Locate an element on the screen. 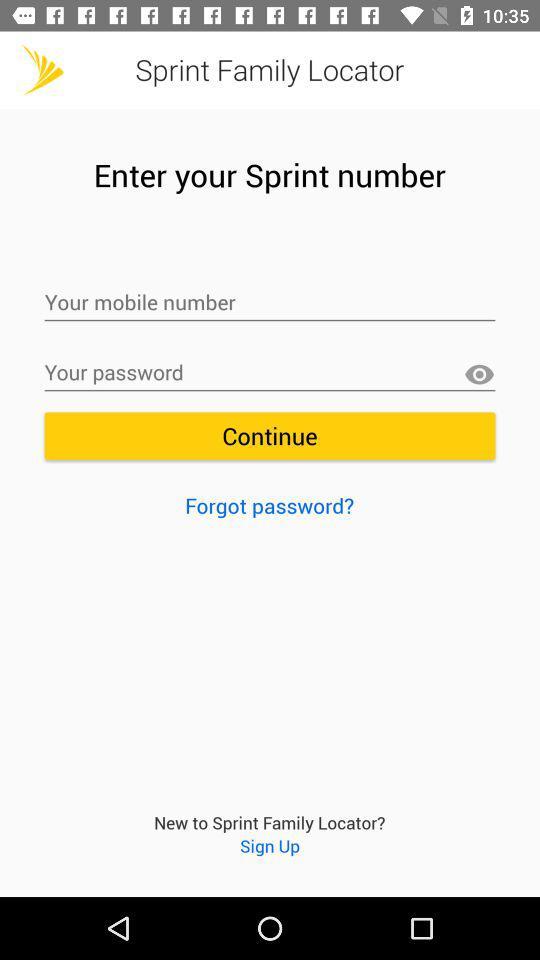 The width and height of the screenshot is (540, 960). the item above forgot password? is located at coordinates (270, 436).